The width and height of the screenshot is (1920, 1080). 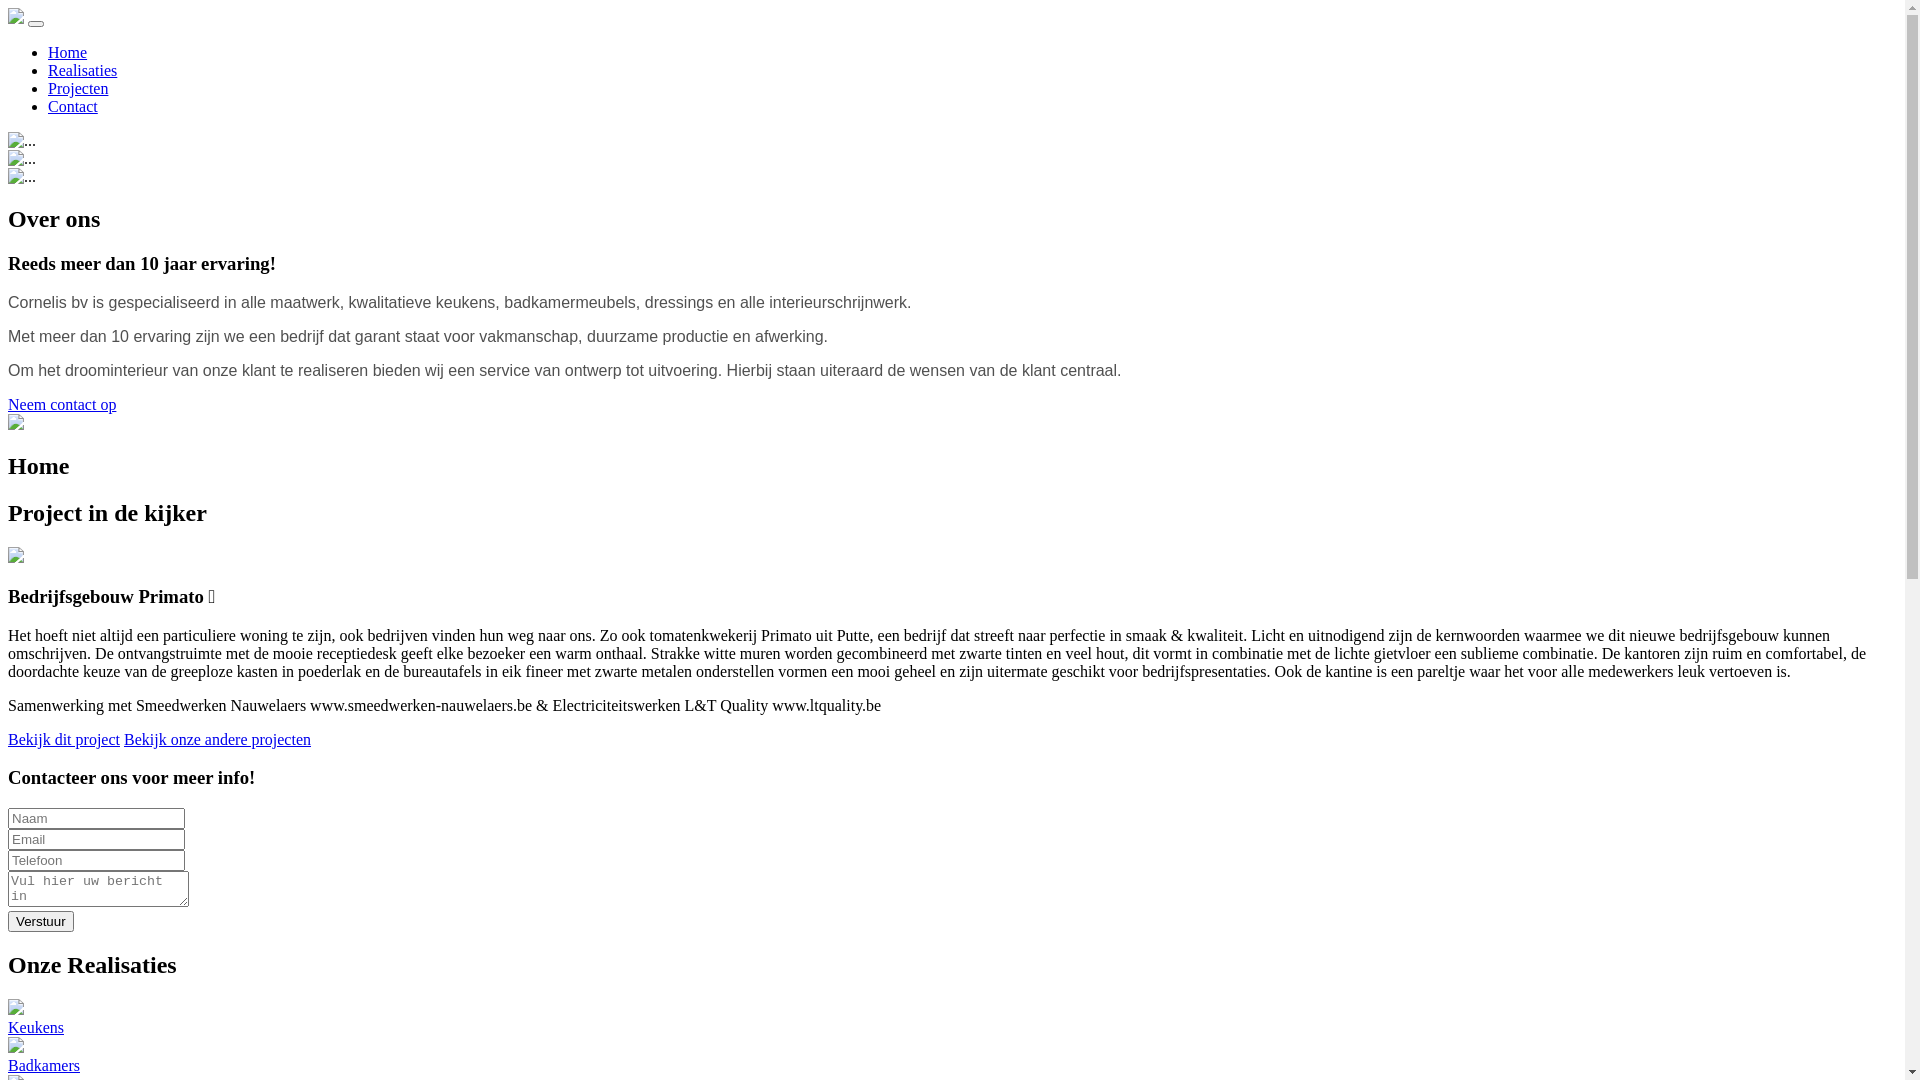 I want to click on 'Contact', so click(x=72, y=106).